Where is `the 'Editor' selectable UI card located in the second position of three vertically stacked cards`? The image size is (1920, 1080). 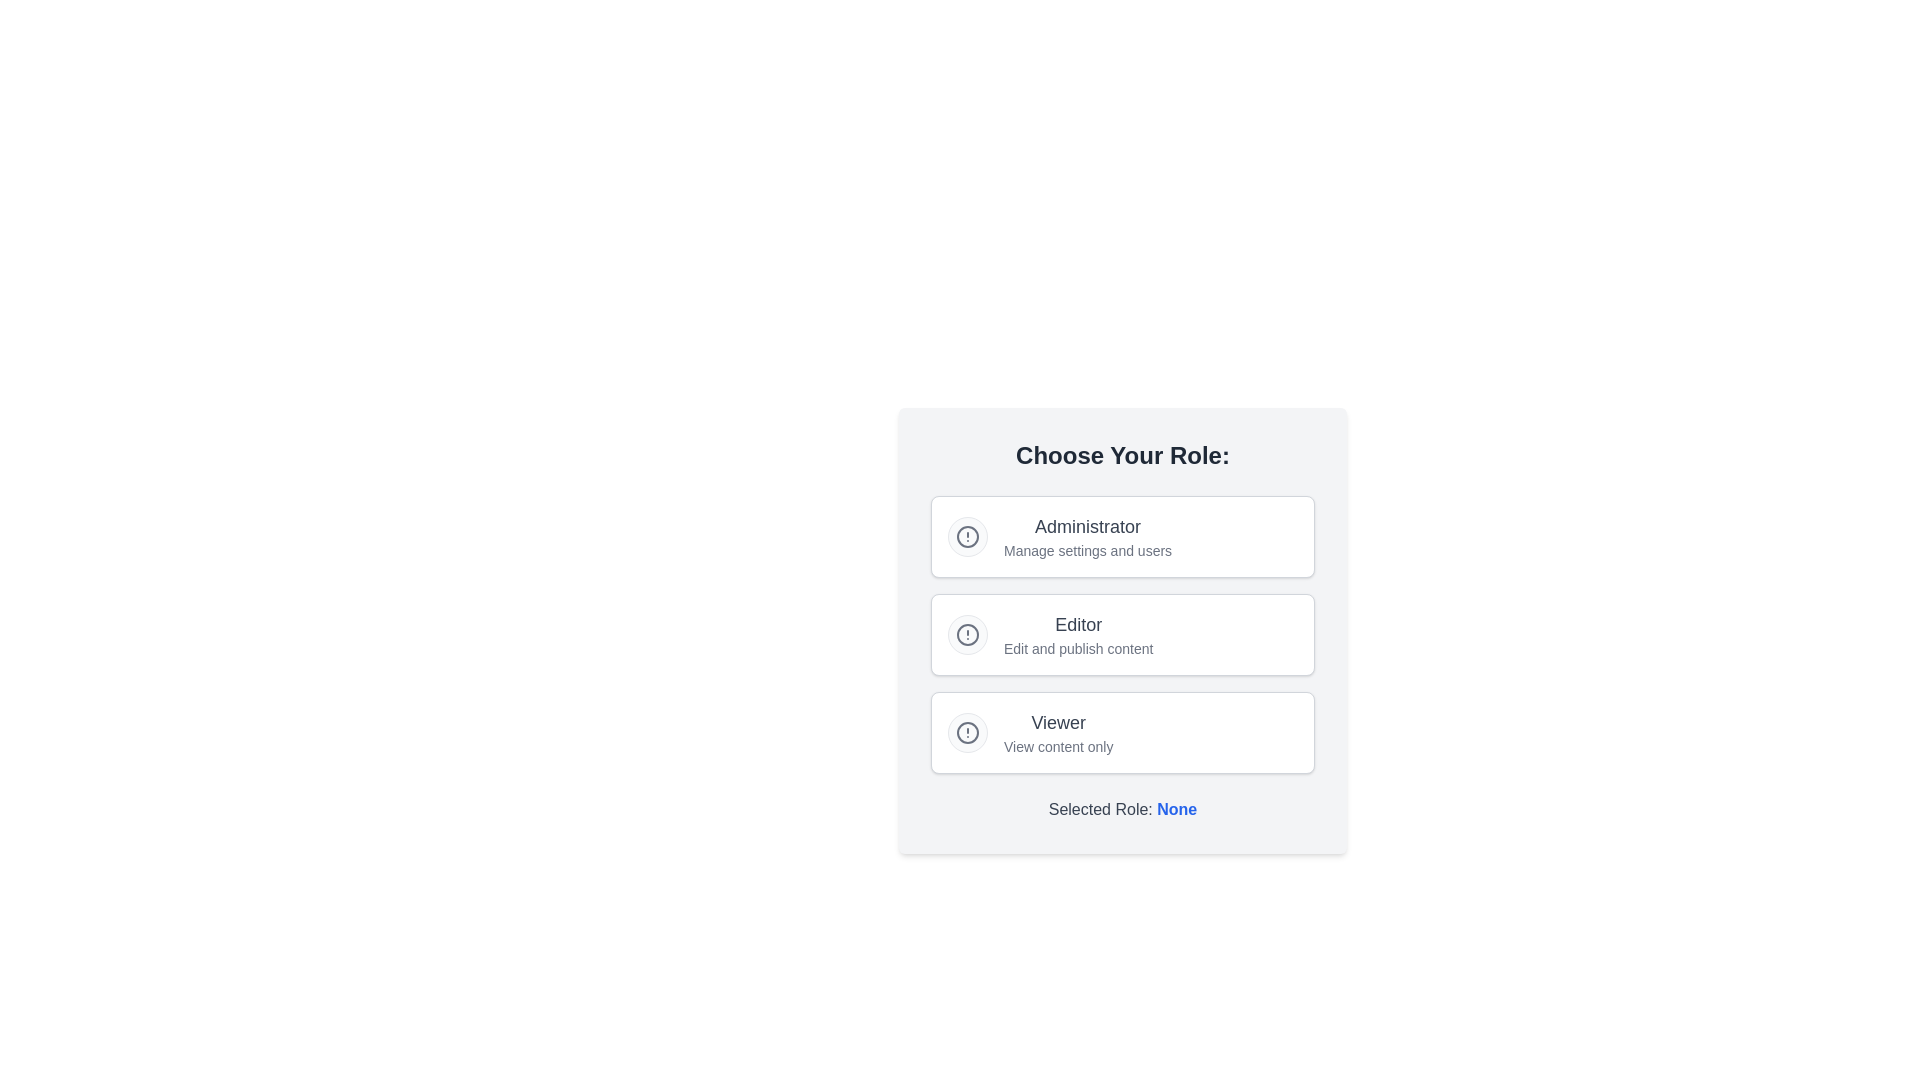 the 'Editor' selectable UI card located in the second position of three vertically stacked cards is located at coordinates (1123, 635).